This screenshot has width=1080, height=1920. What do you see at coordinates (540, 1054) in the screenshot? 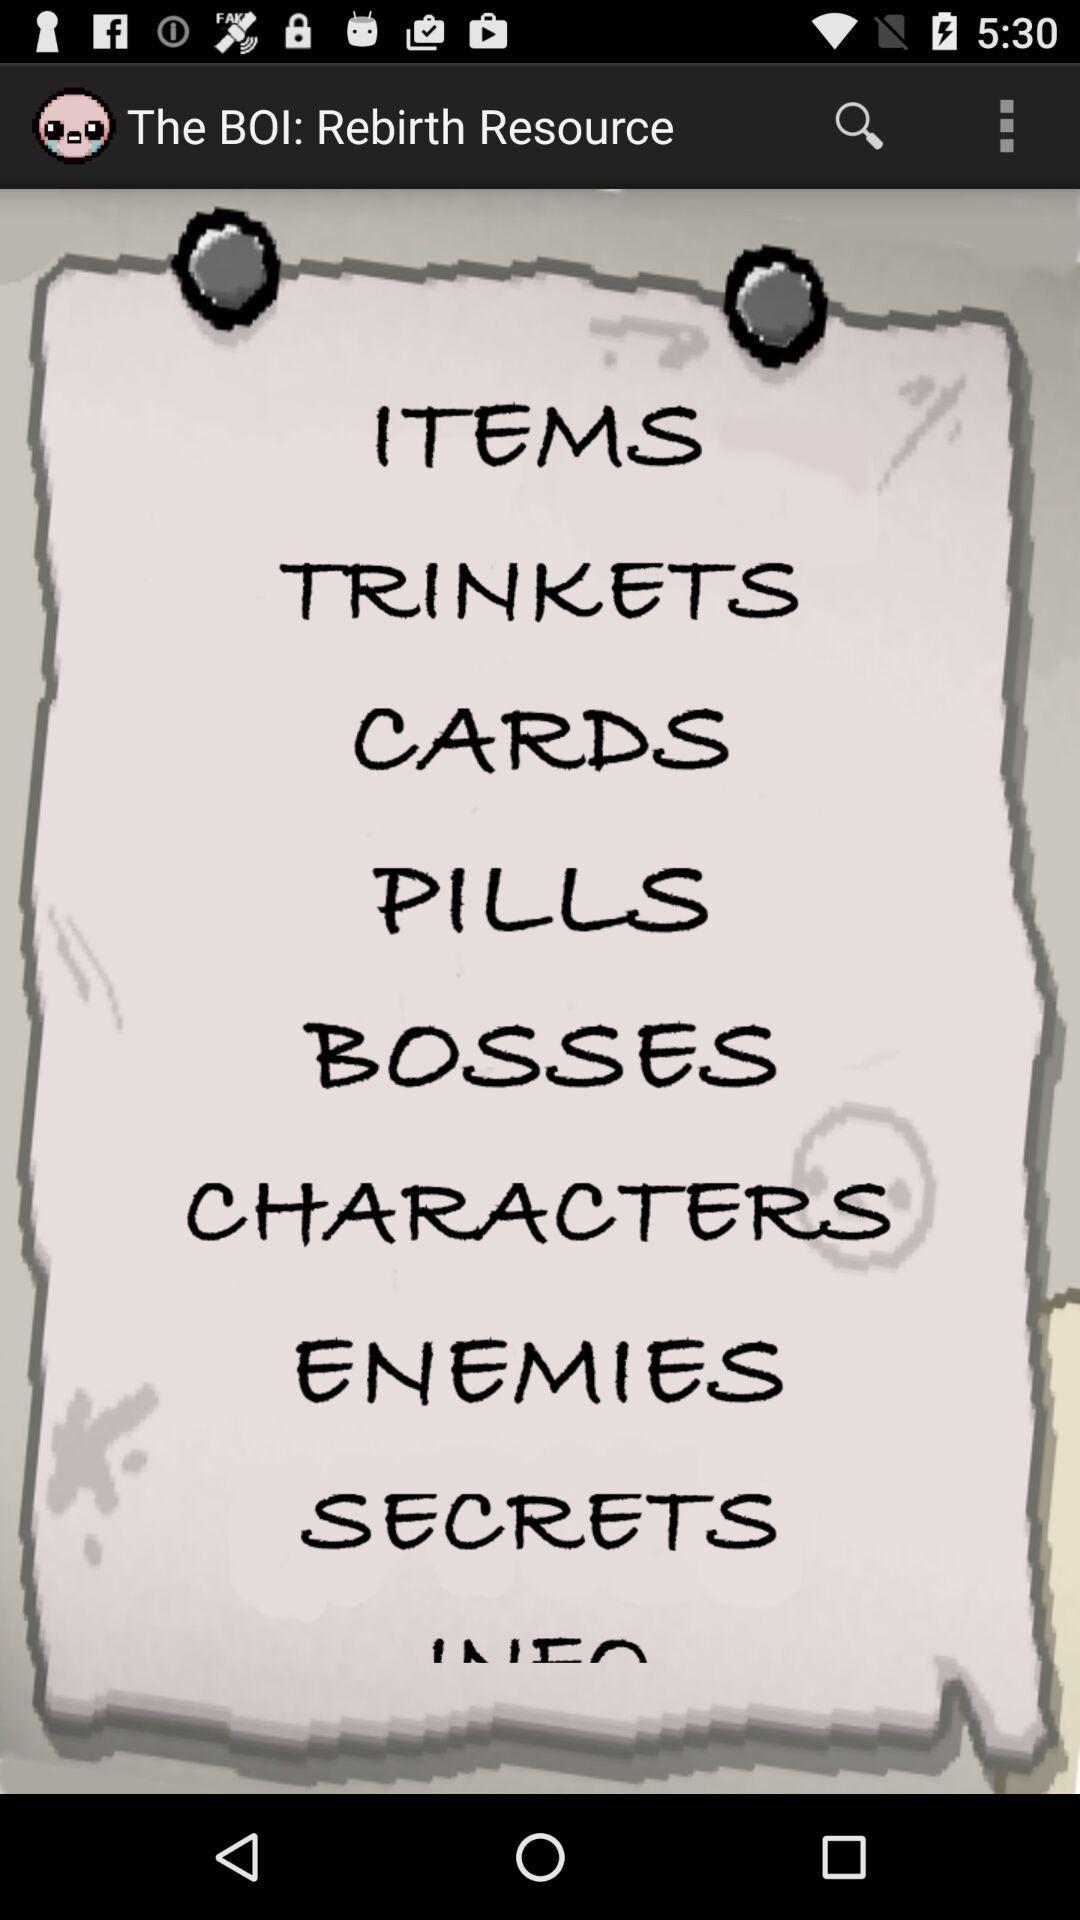
I see `this item` at bounding box center [540, 1054].